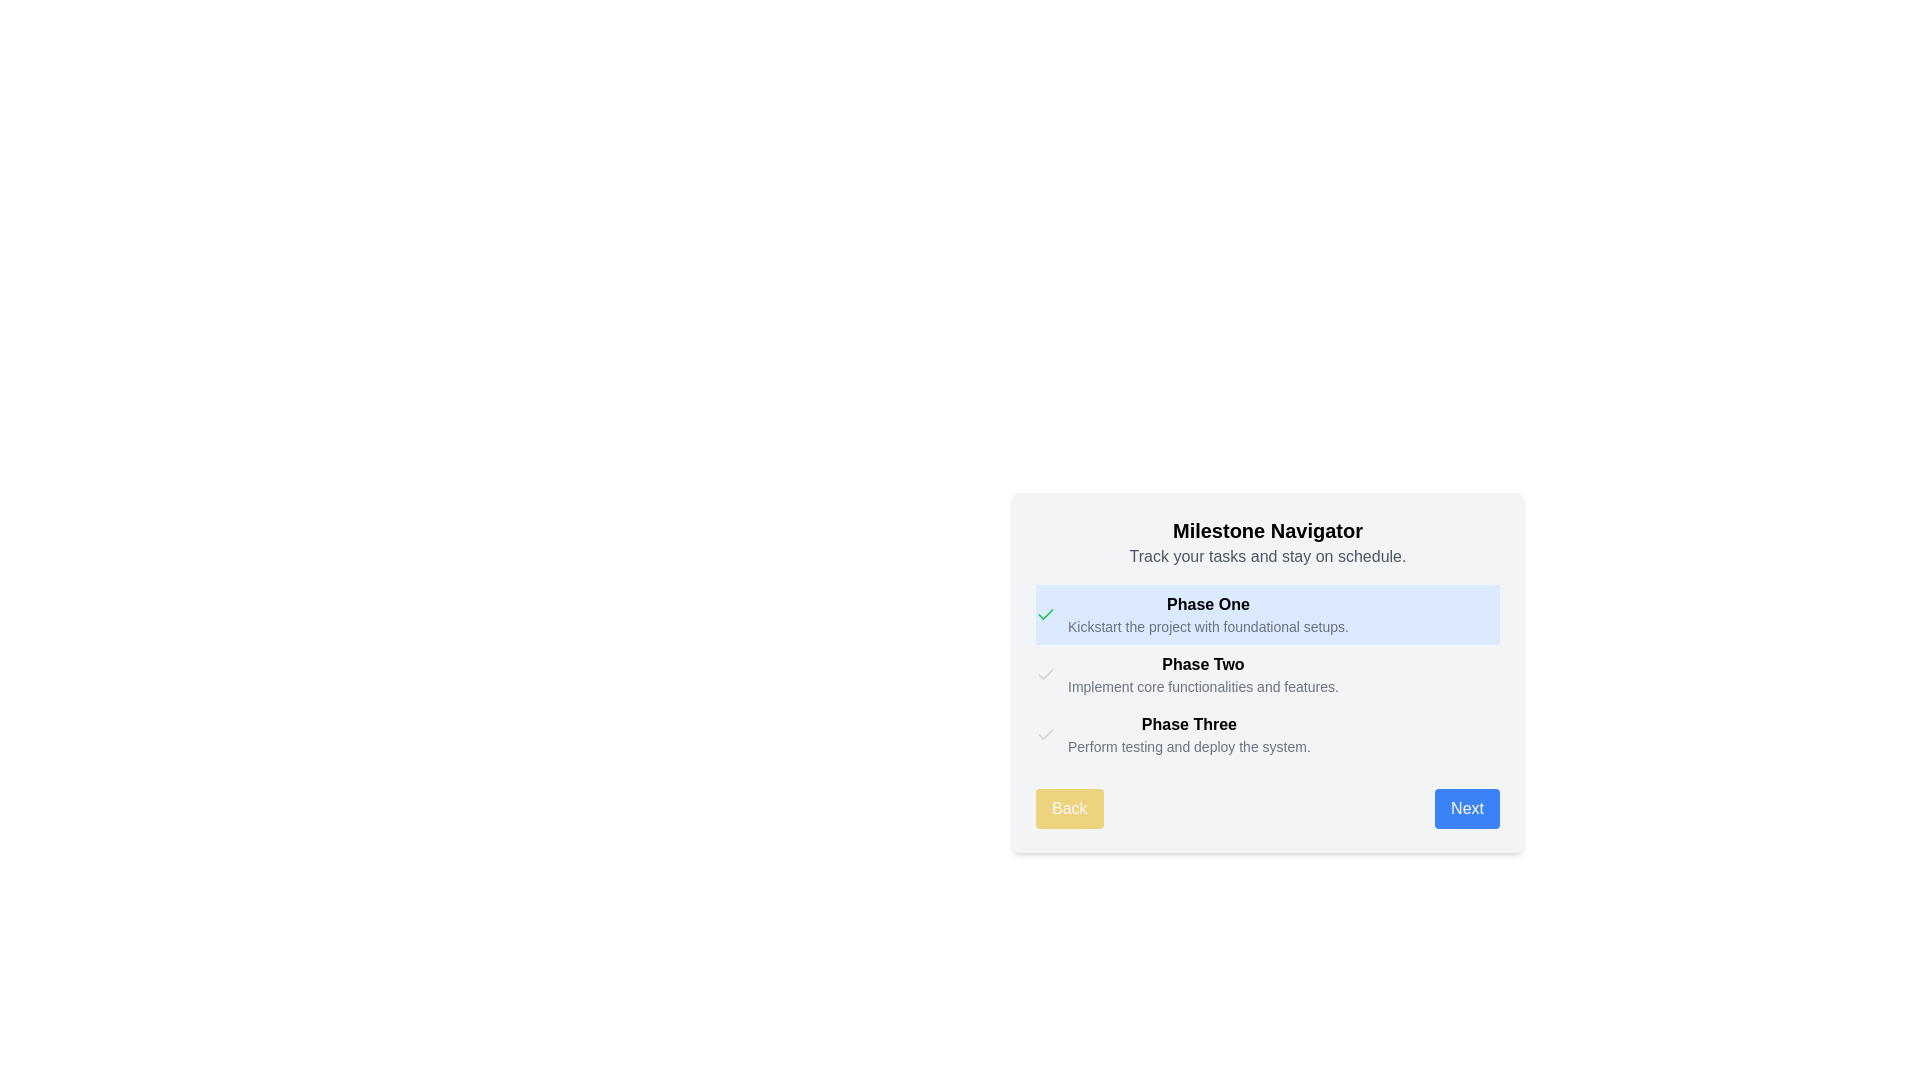 The width and height of the screenshot is (1920, 1080). What do you see at coordinates (1189, 747) in the screenshot?
I see `the descriptive text label for 'Phase Three' that details the tasks of testing and deploying the system, located below the 'Phase Three' header in the Milestone Navigator interface` at bounding box center [1189, 747].